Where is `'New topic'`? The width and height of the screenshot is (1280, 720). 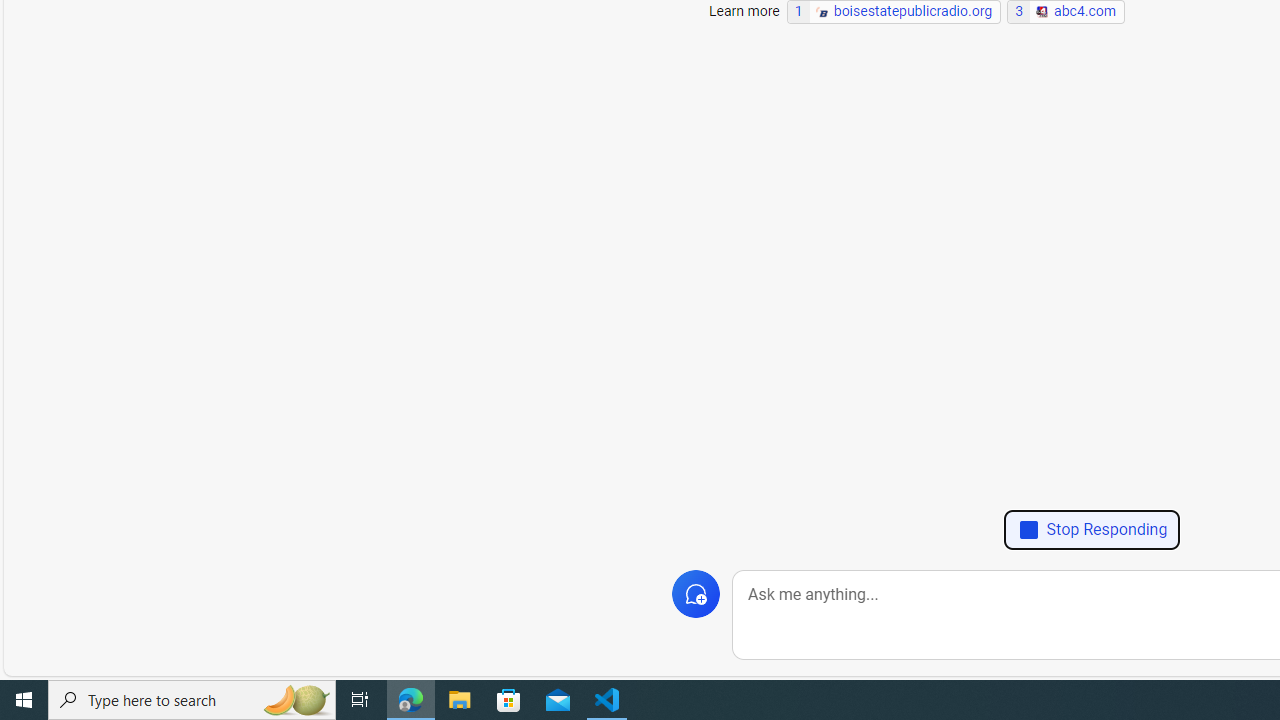
'New topic' is located at coordinates (695, 593).